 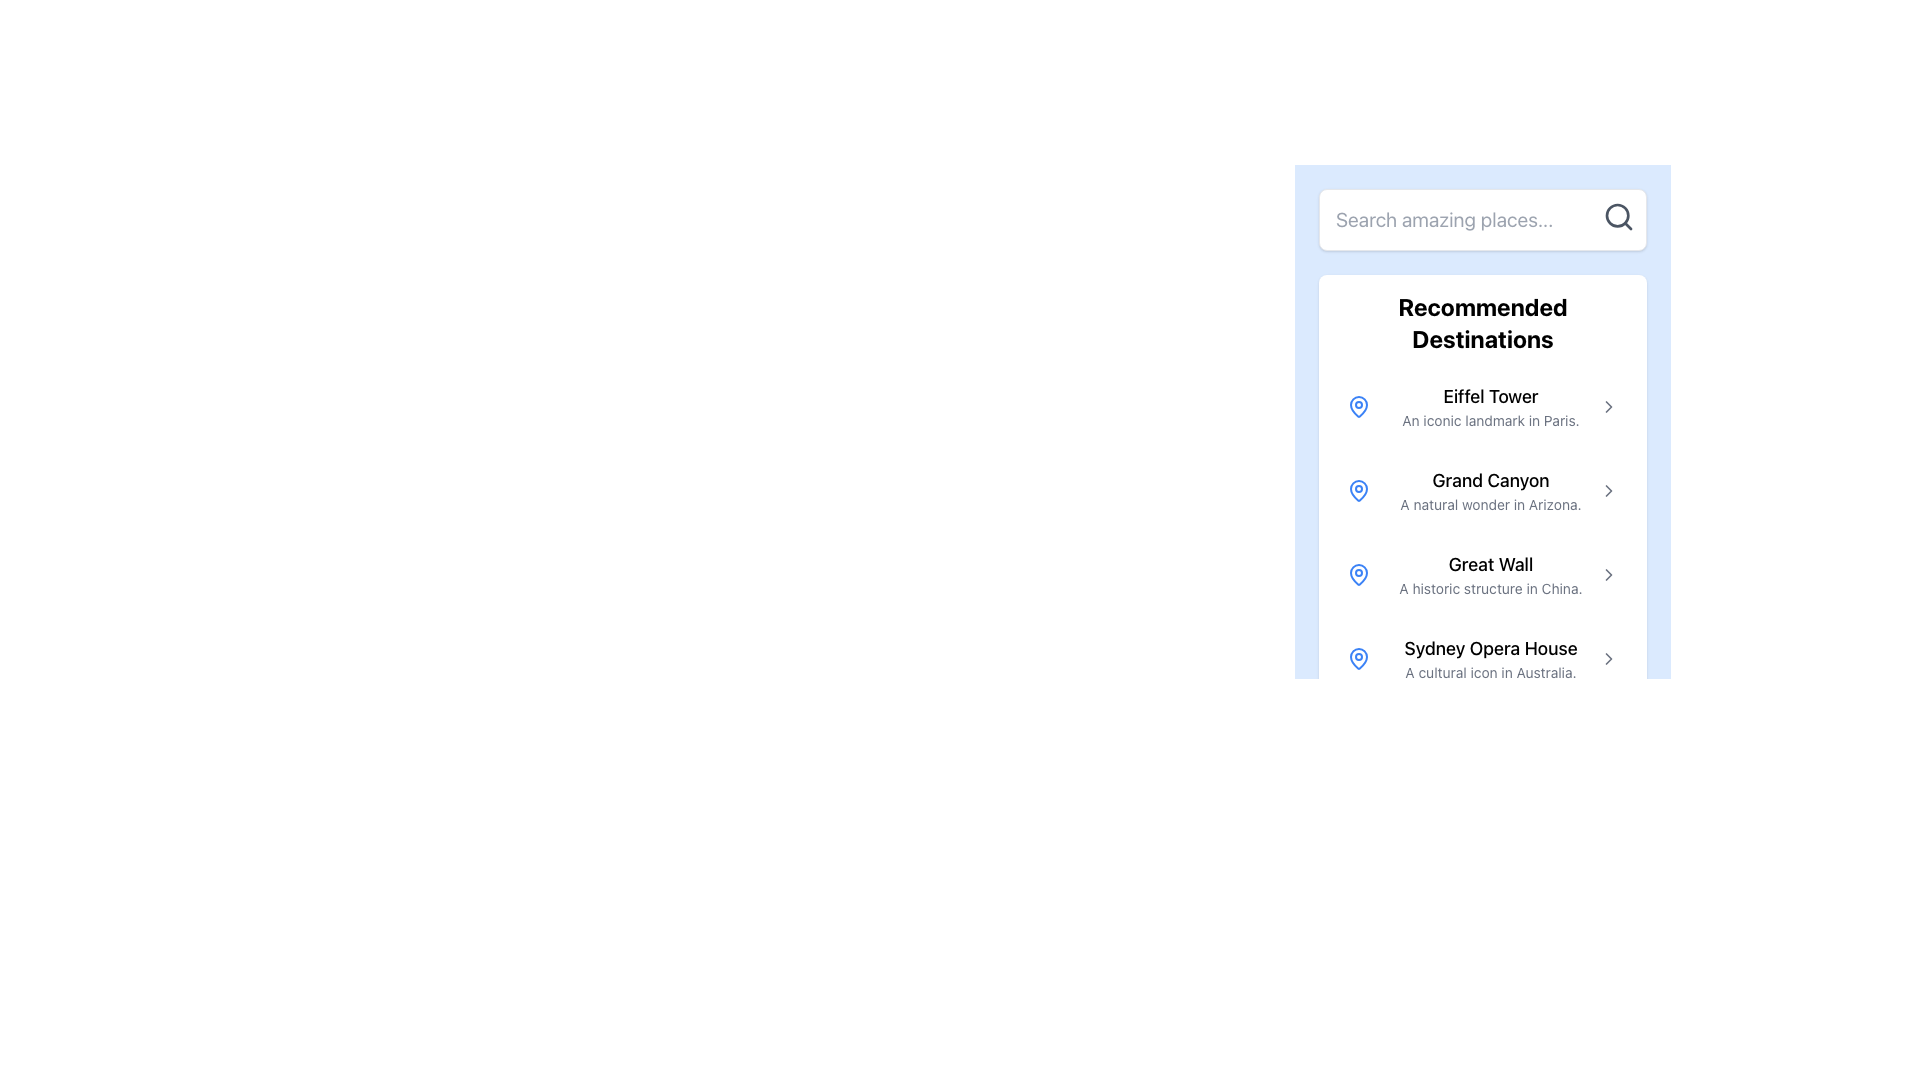 I want to click on the navigational indicator icon for the 'Eiffel Tower' item, which is located to the right of the text and vertically aligned with its baseline, so click(x=1608, y=406).